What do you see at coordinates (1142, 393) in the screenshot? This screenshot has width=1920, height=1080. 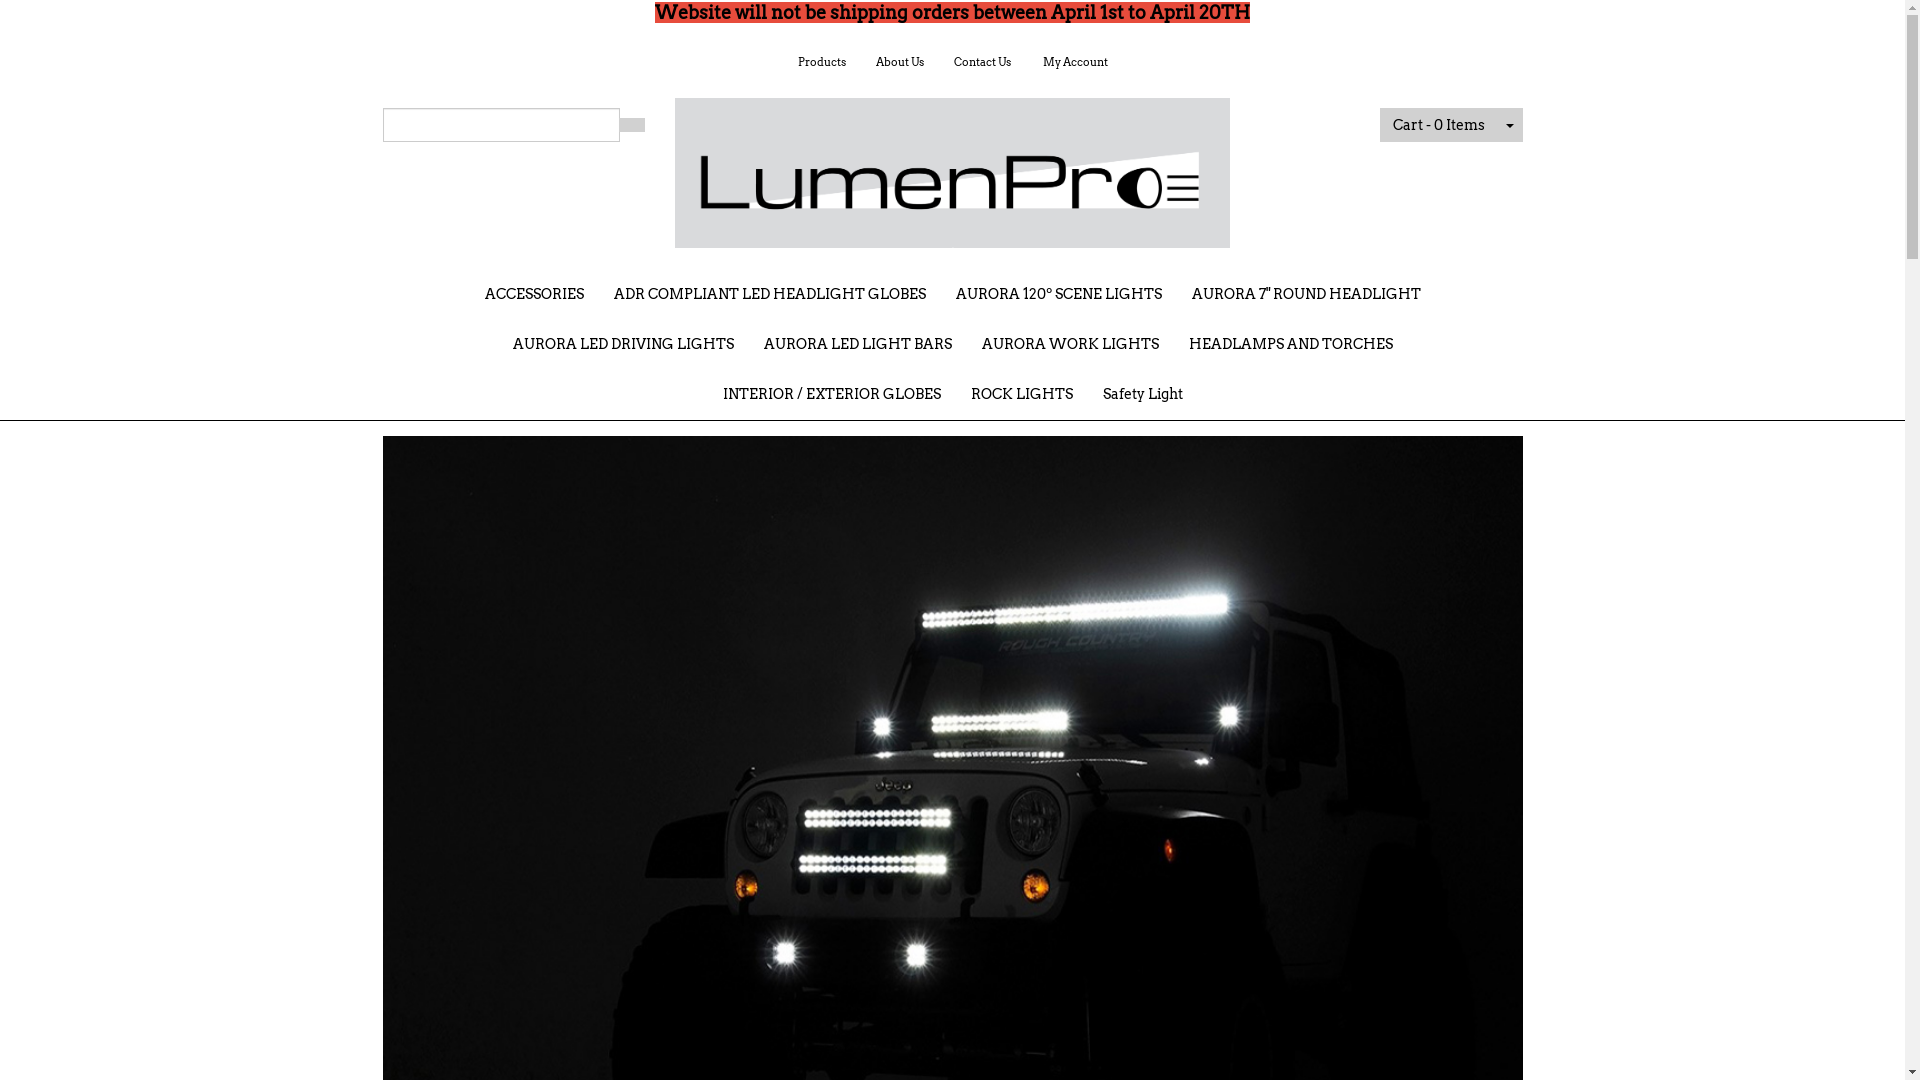 I see `'Safety Light'` at bounding box center [1142, 393].